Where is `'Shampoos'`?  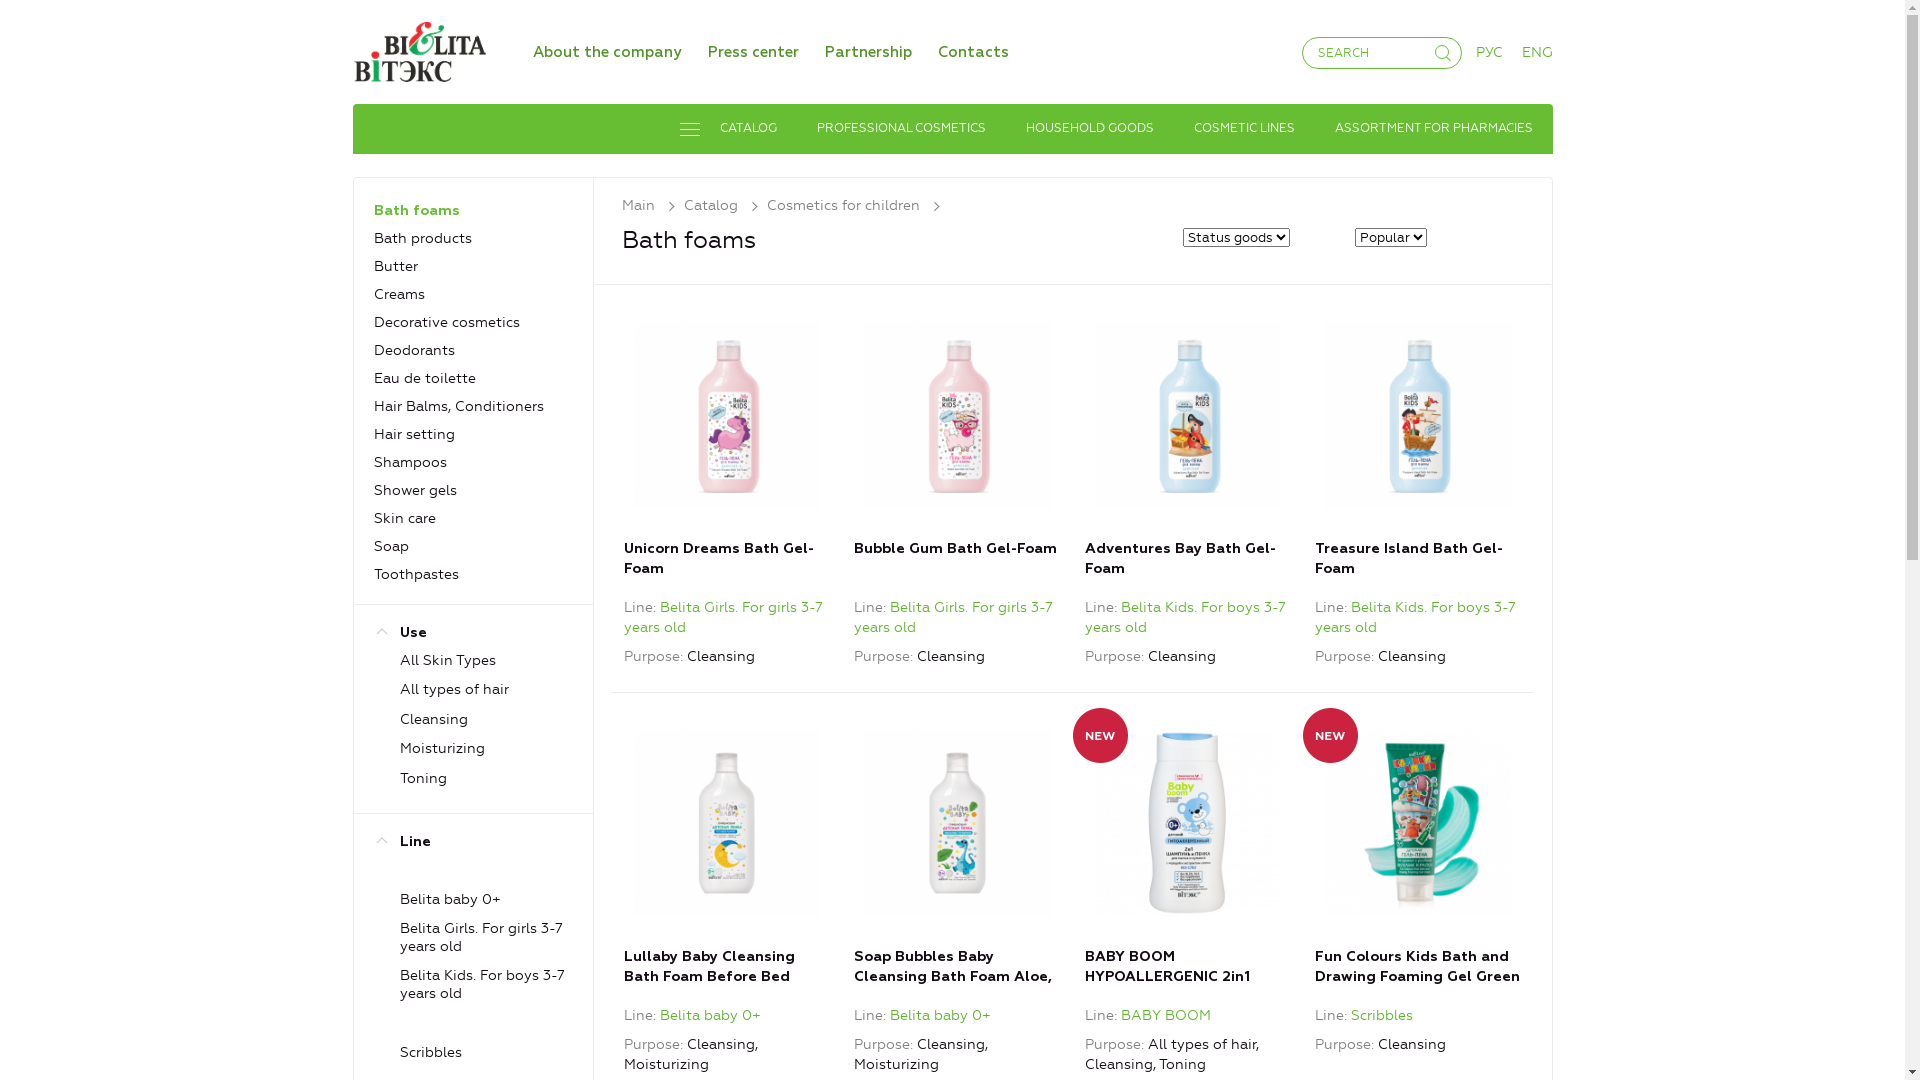 'Shampoos' is located at coordinates (409, 462).